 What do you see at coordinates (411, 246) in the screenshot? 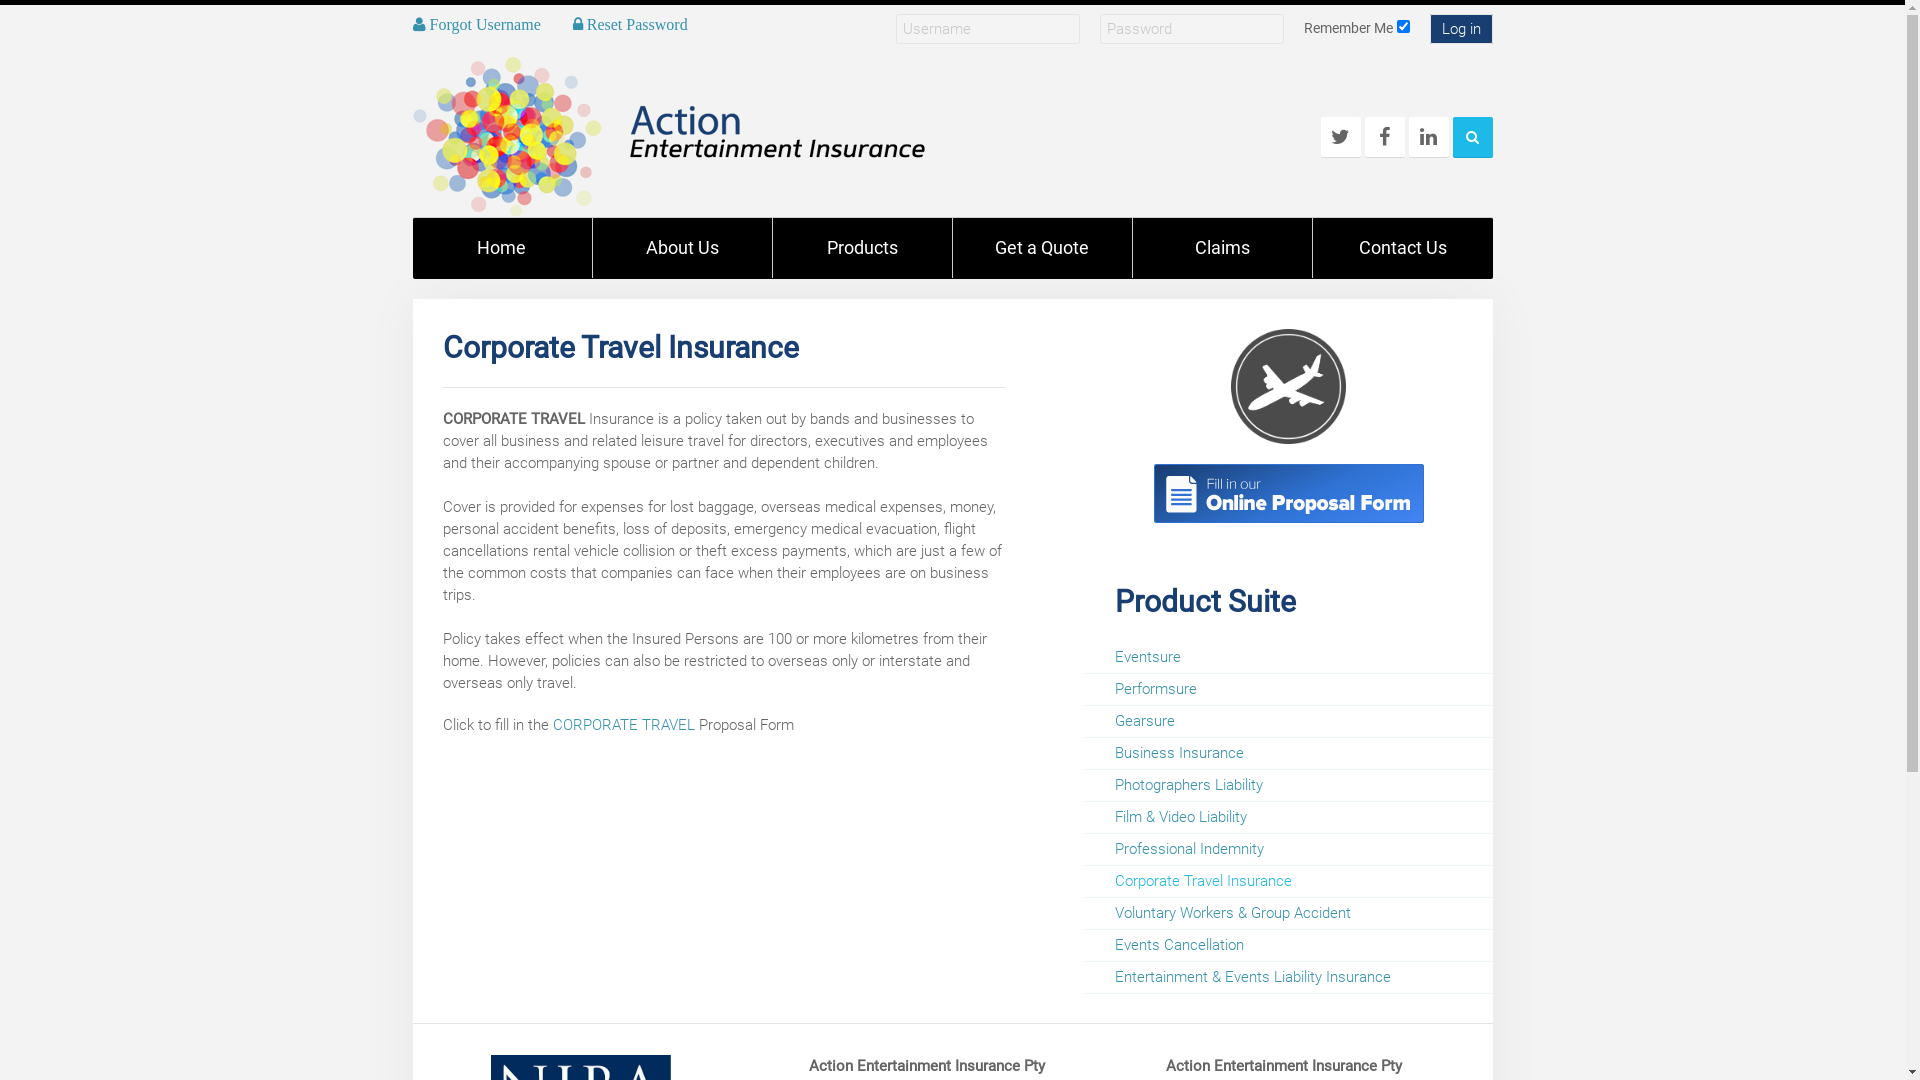
I see `'Home'` at bounding box center [411, 246].